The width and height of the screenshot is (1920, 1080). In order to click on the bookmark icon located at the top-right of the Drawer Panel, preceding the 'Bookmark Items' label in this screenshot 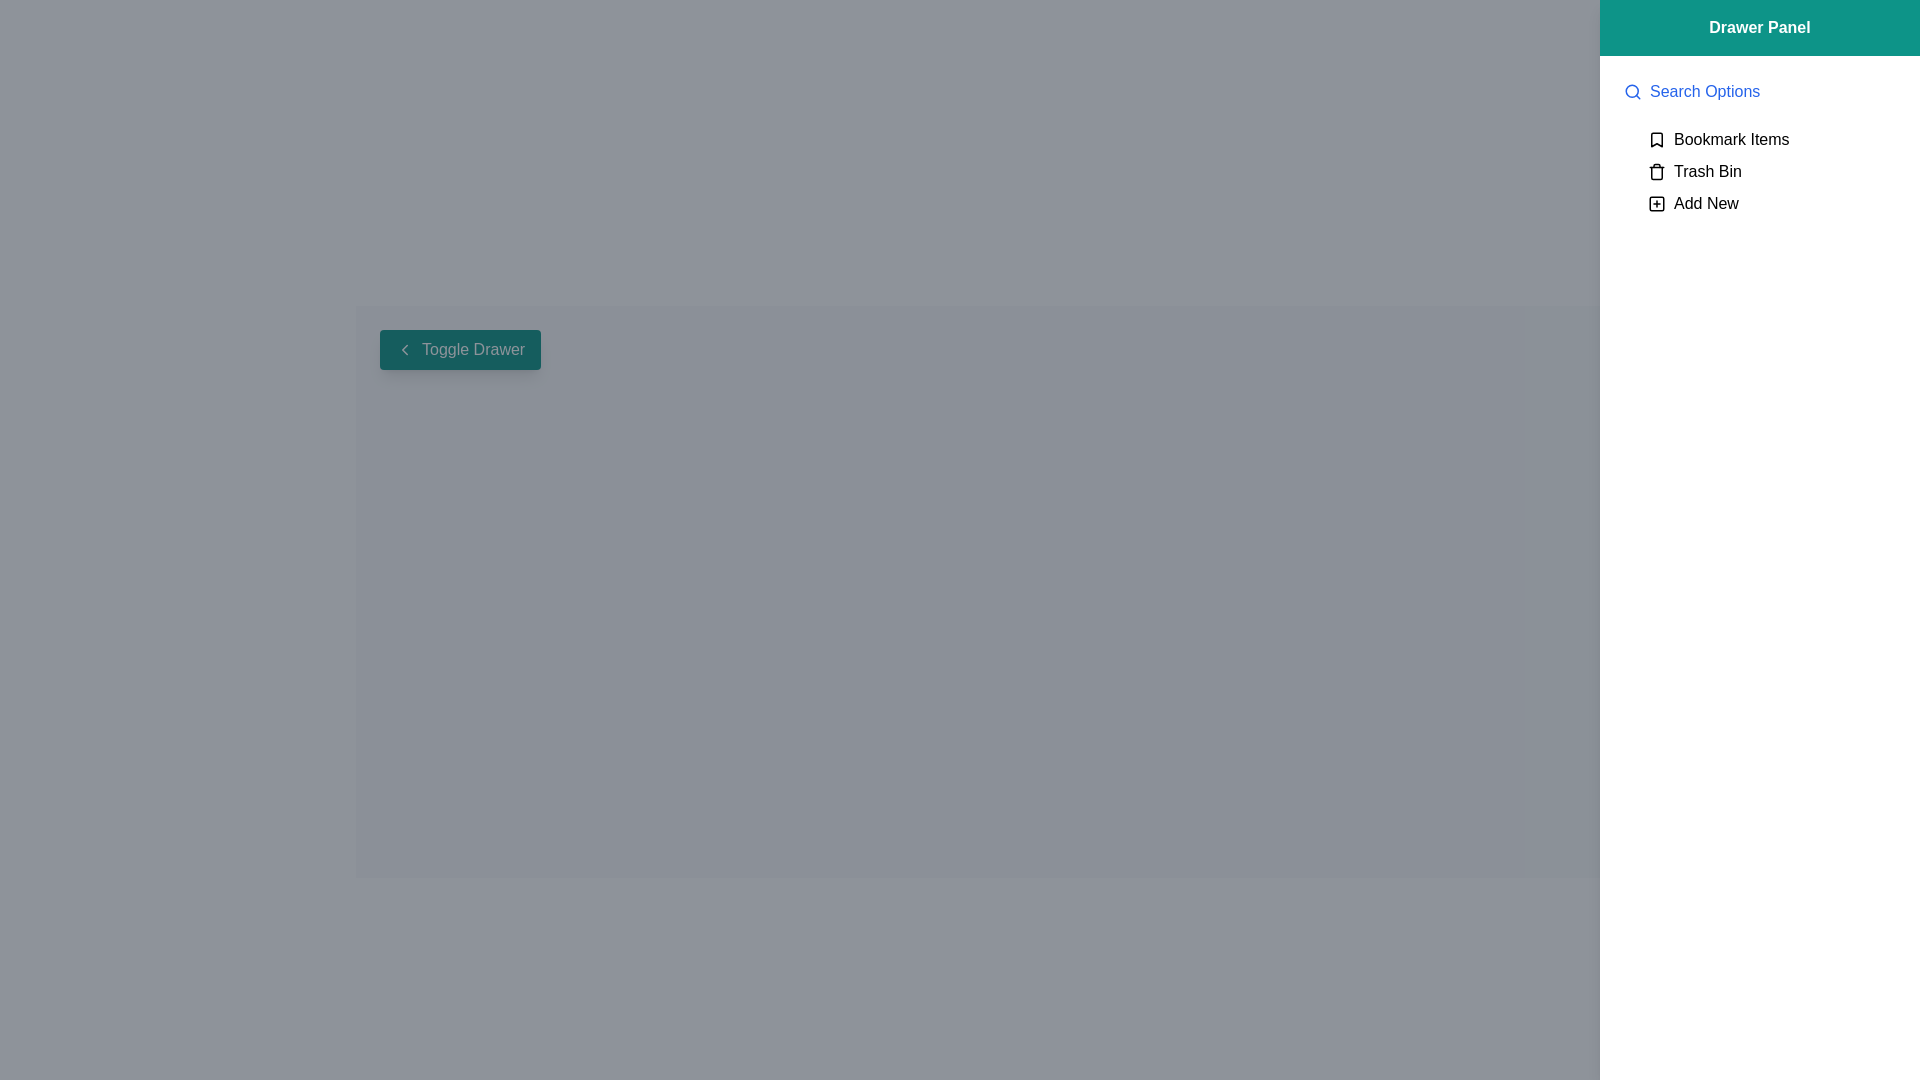, I will do `click(1656, 138)`.